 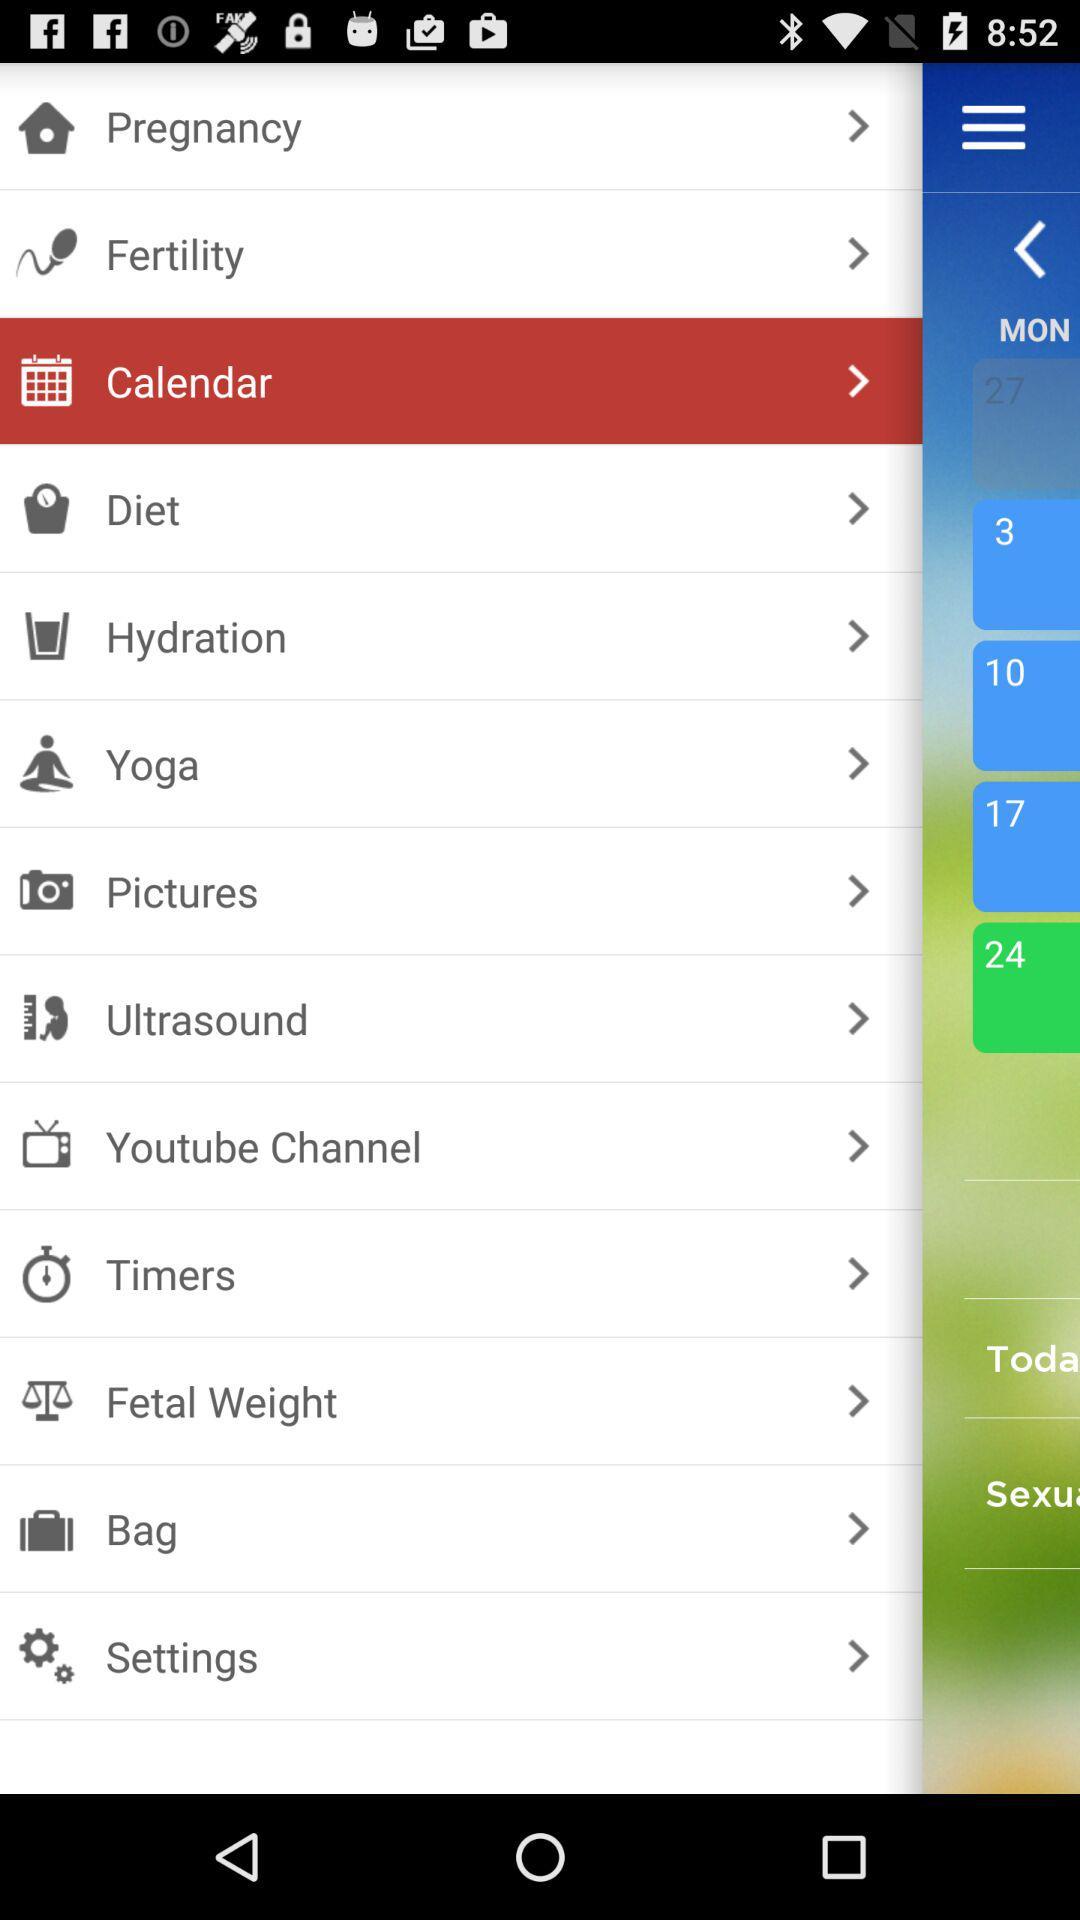 I want to click on the diet, so click(x=457, y=508).